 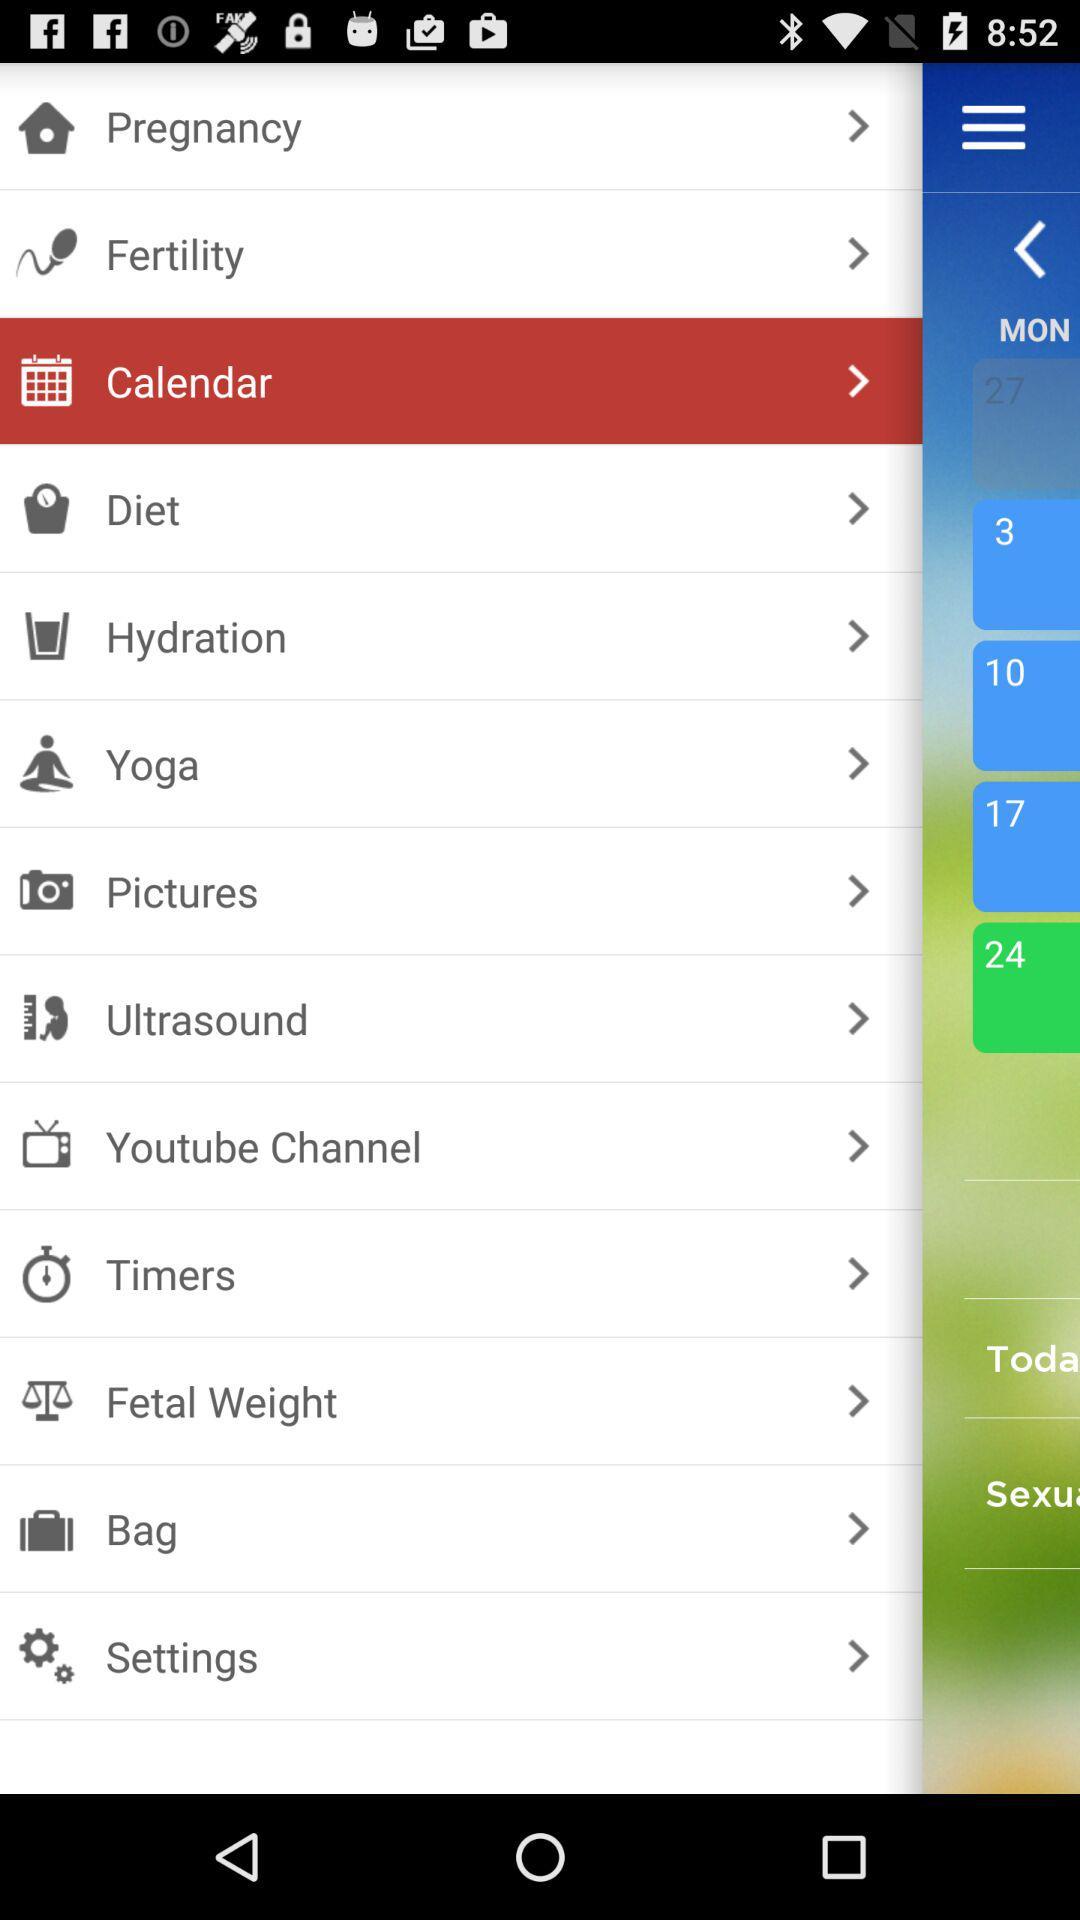 I want to click on the diet, so click(x=457, y=508).